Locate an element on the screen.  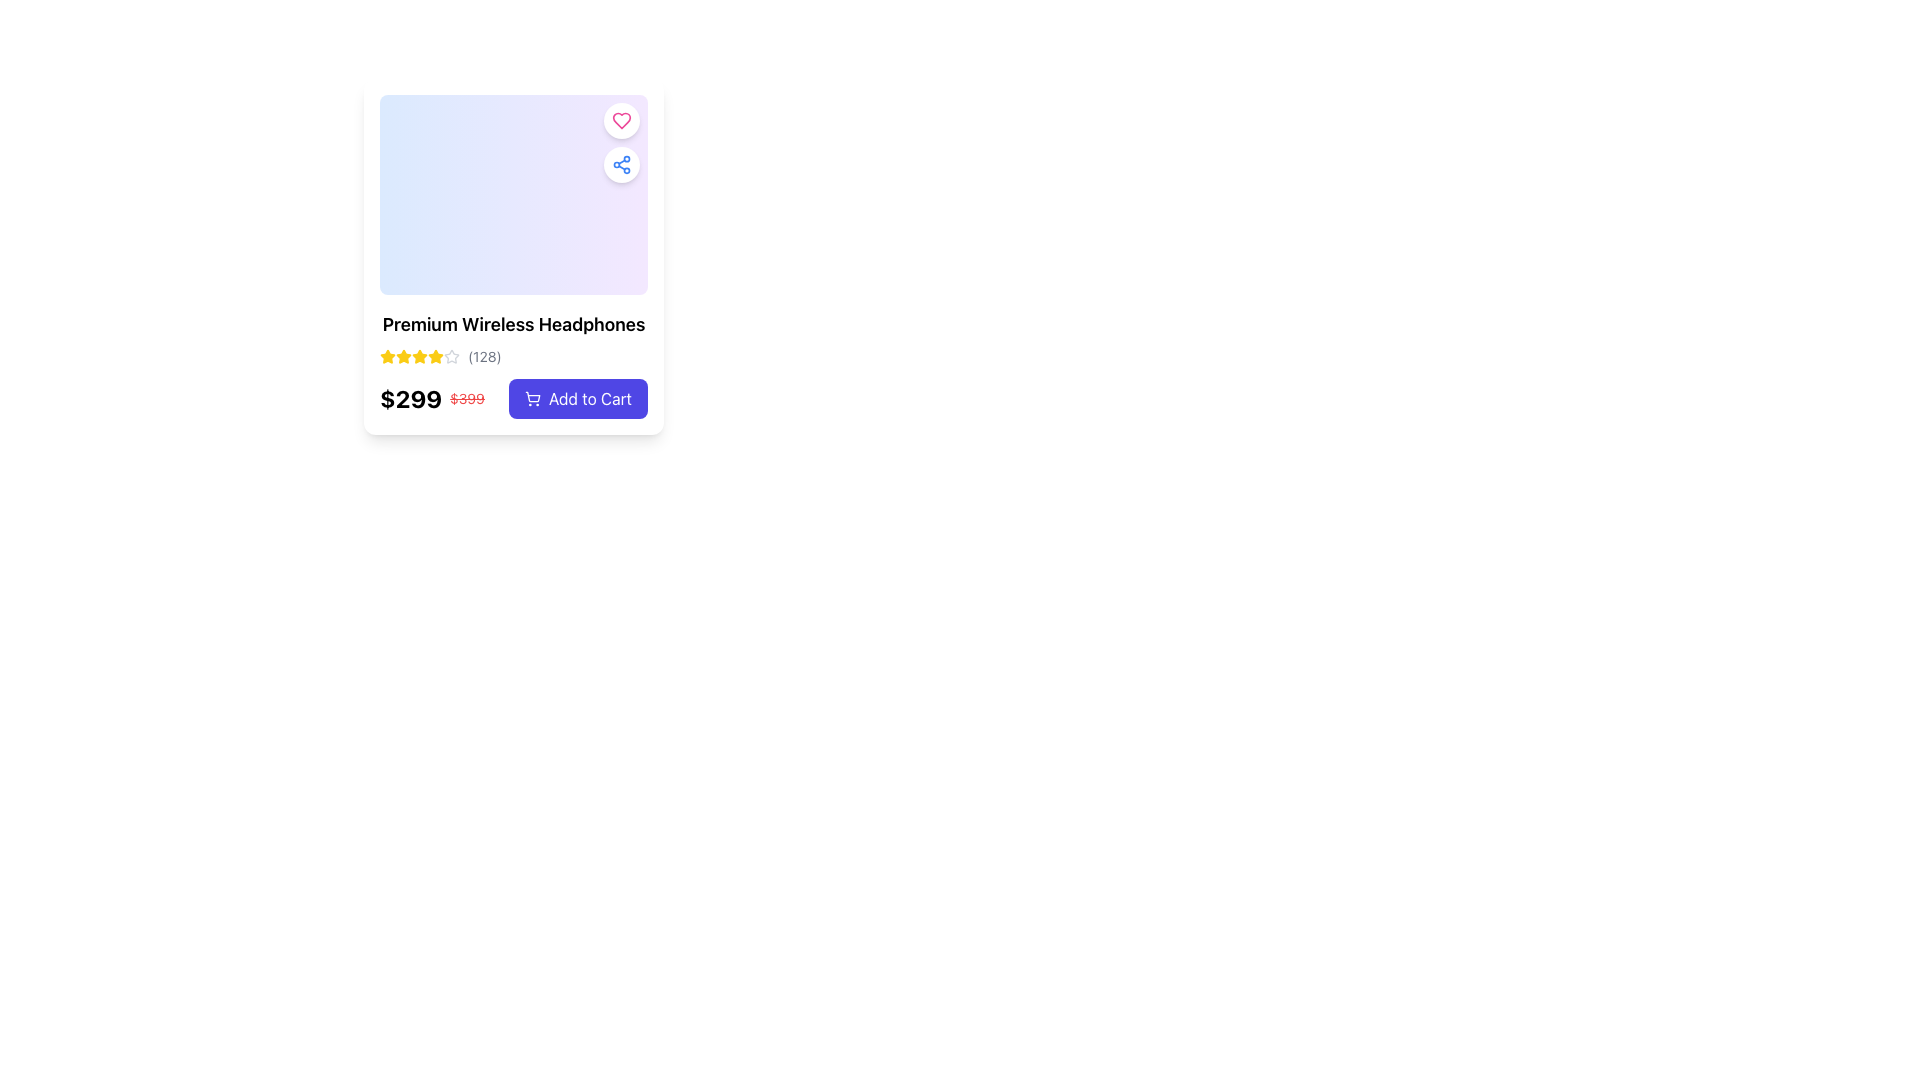
the text label that reads 'Premium Wireless Headphones', which is styled in bold and centrally aligned within a product card interface is located at coordinates (513, 323).